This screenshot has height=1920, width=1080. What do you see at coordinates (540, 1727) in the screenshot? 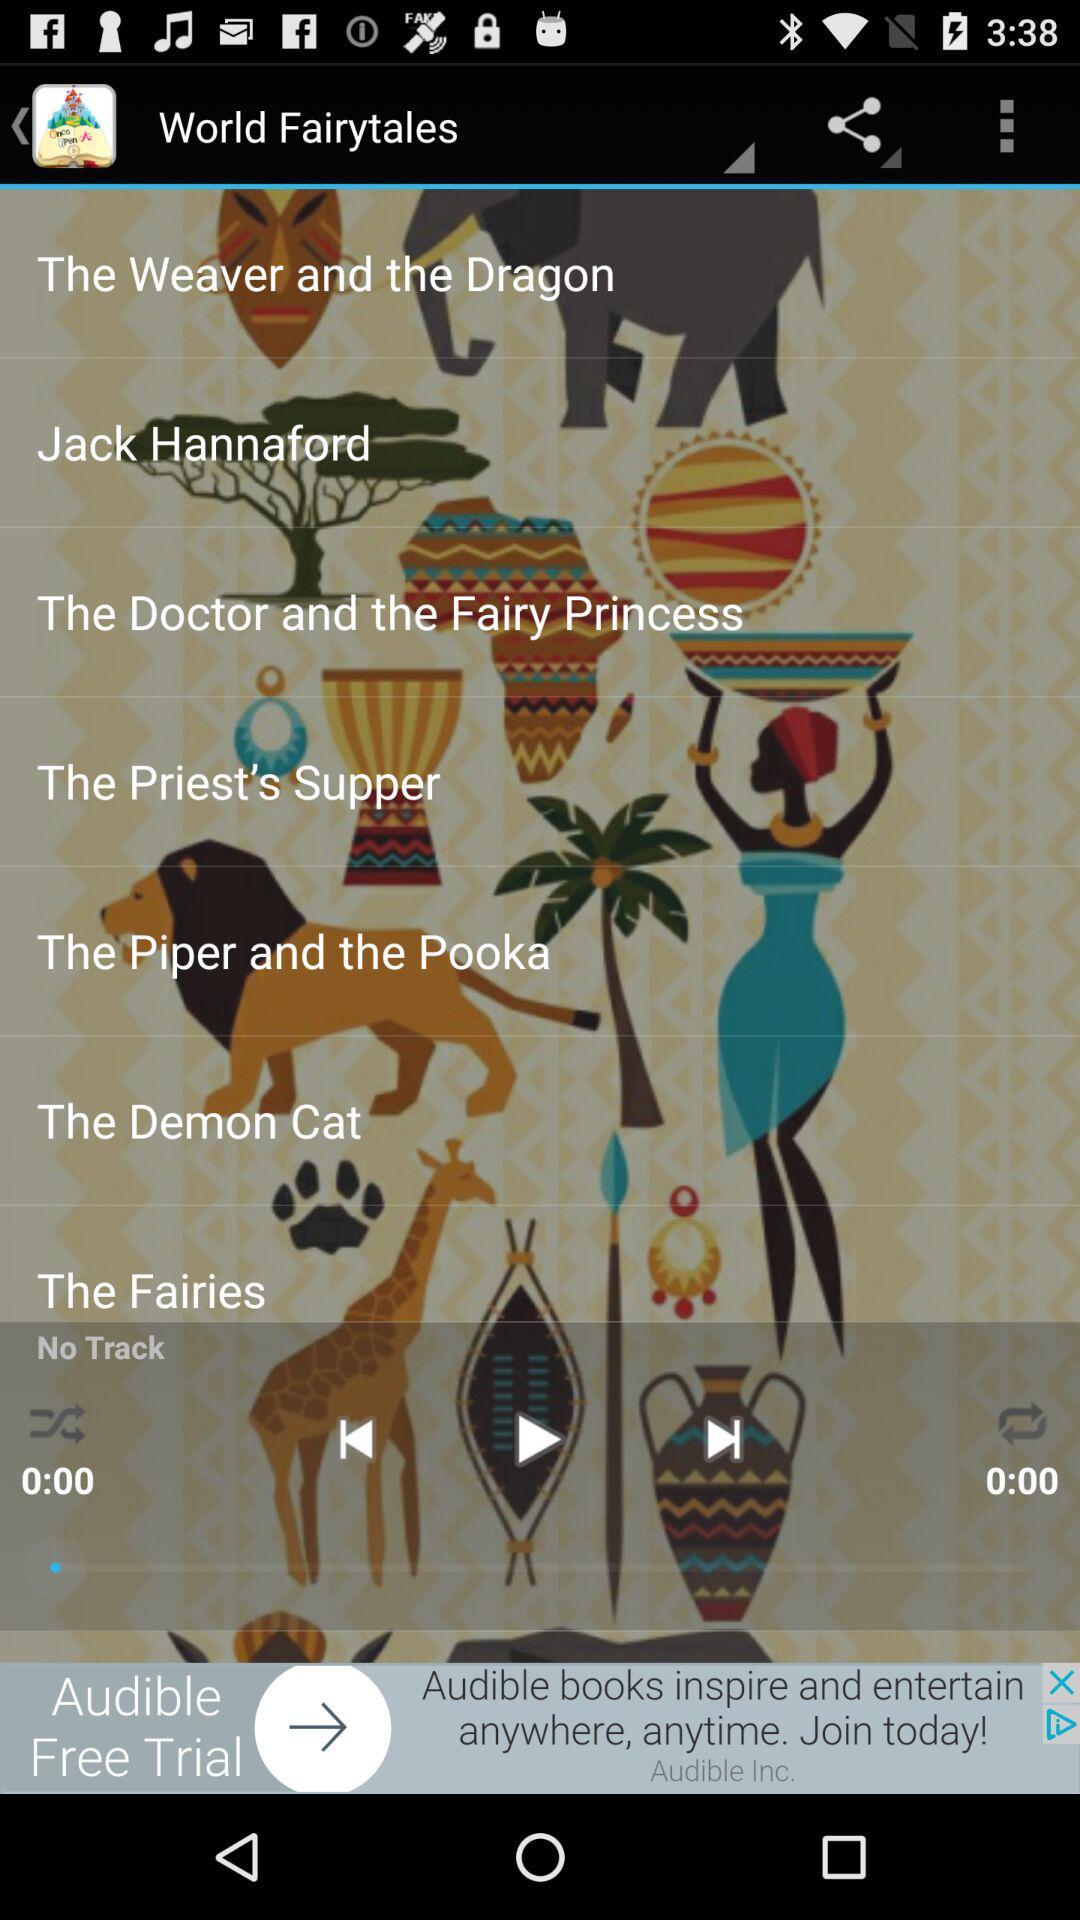
I see `audible advertisement` at bounding box center [540, 1727].